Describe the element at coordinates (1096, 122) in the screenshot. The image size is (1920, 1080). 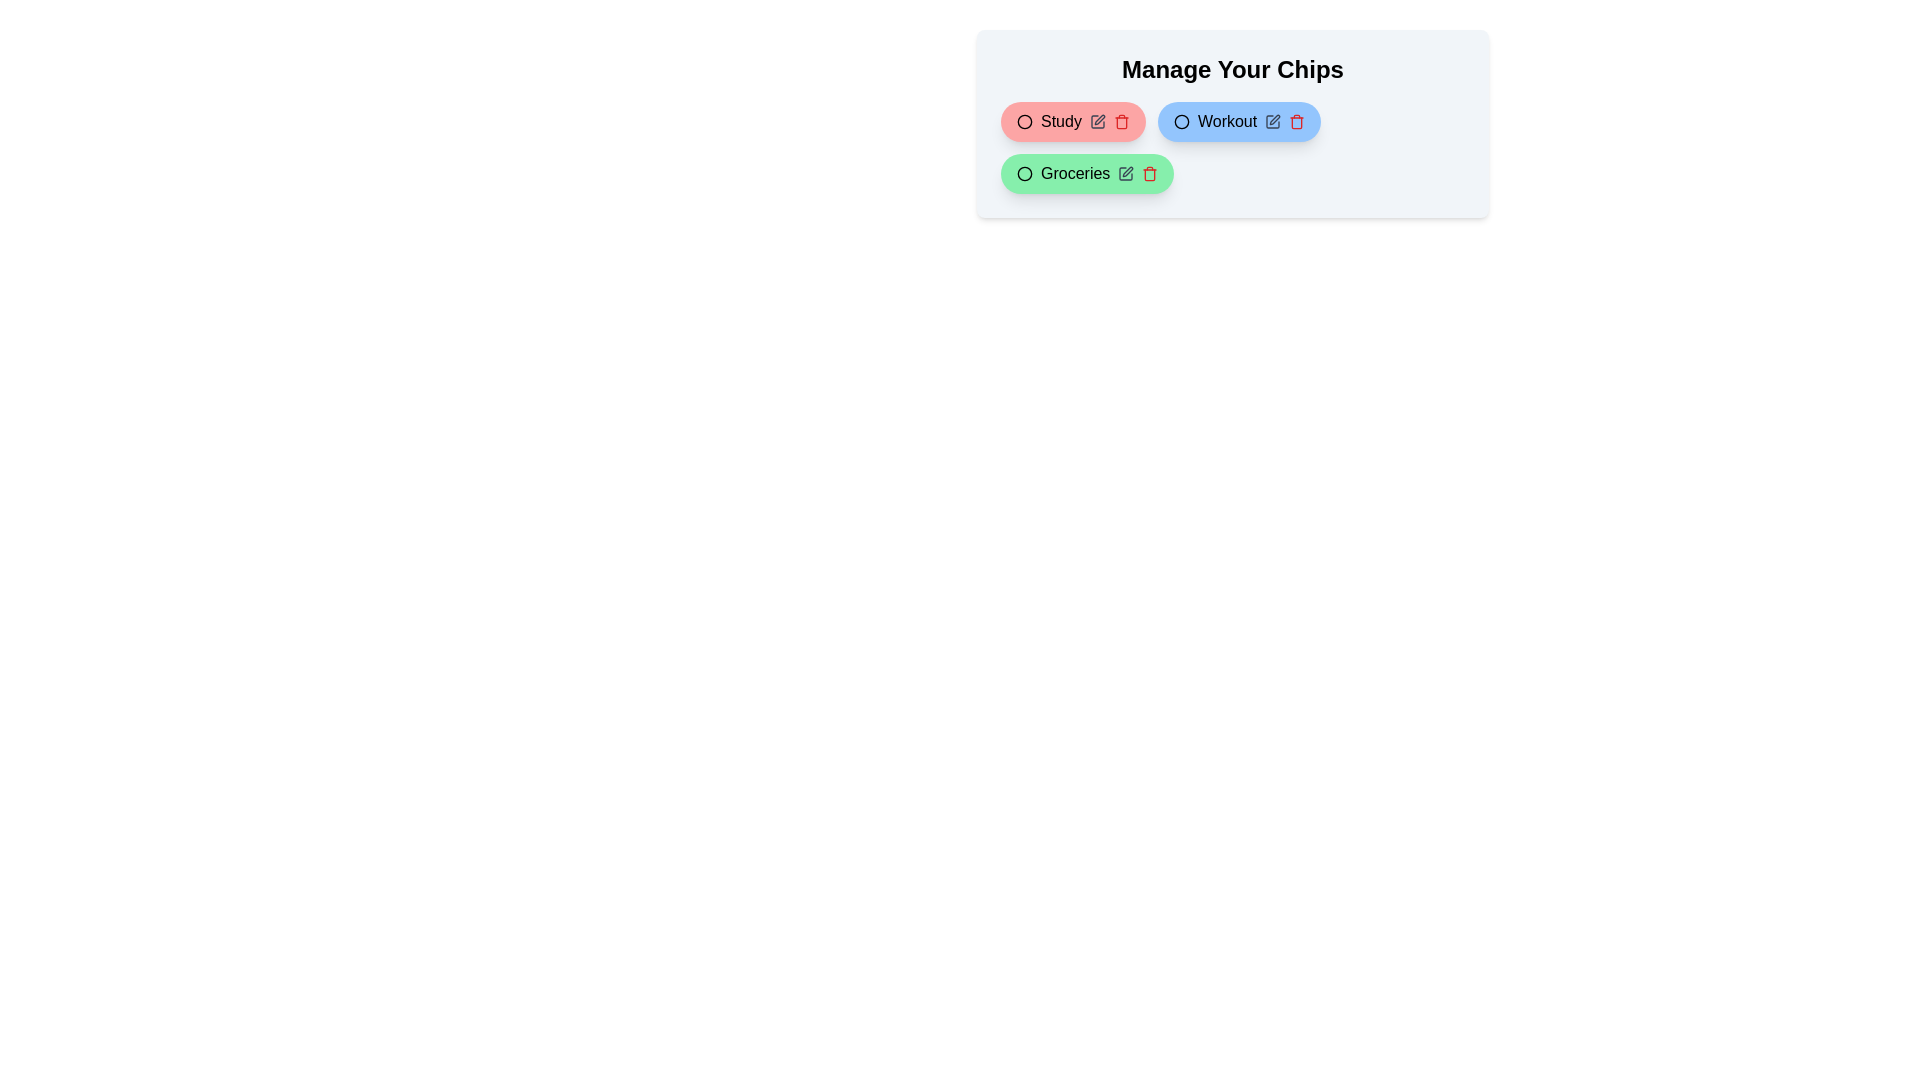
I see `edit button of the chip labeled Study to change its color` at that location.